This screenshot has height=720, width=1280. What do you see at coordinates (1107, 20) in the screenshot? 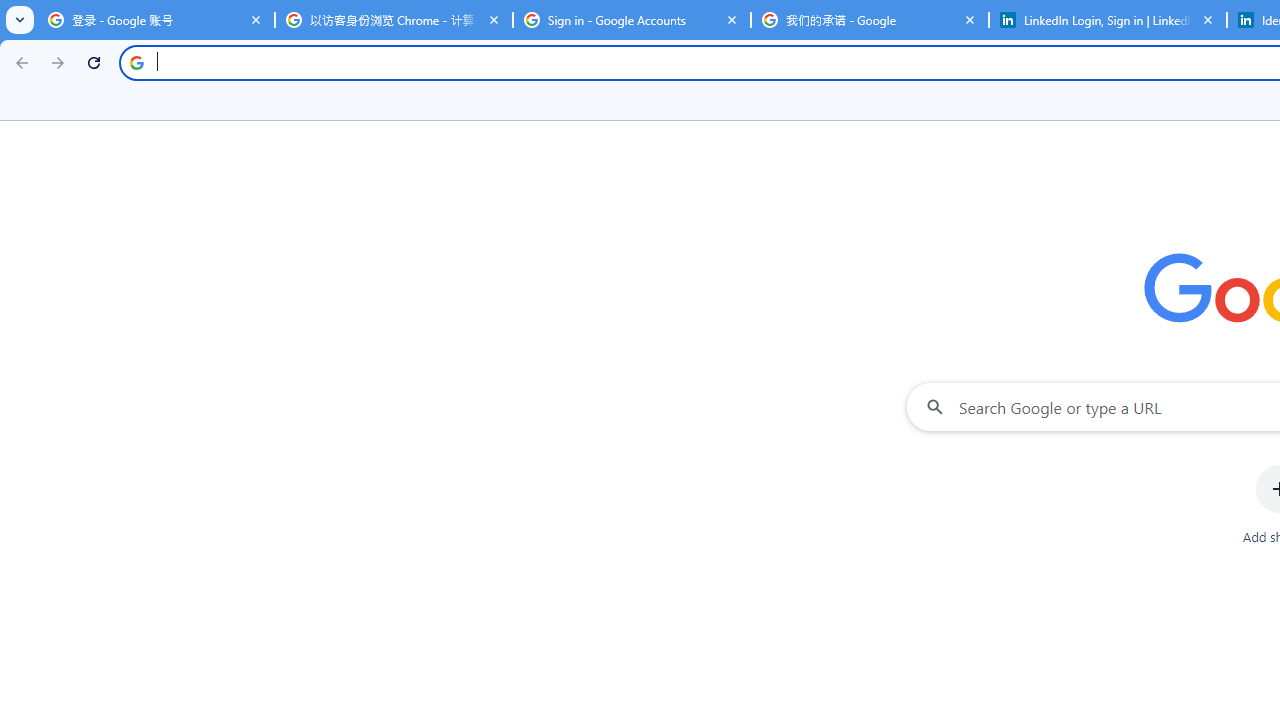
I see `'LinkedIn Login, Sign in | LinkedIn'` at bounding box center [1107, 20].